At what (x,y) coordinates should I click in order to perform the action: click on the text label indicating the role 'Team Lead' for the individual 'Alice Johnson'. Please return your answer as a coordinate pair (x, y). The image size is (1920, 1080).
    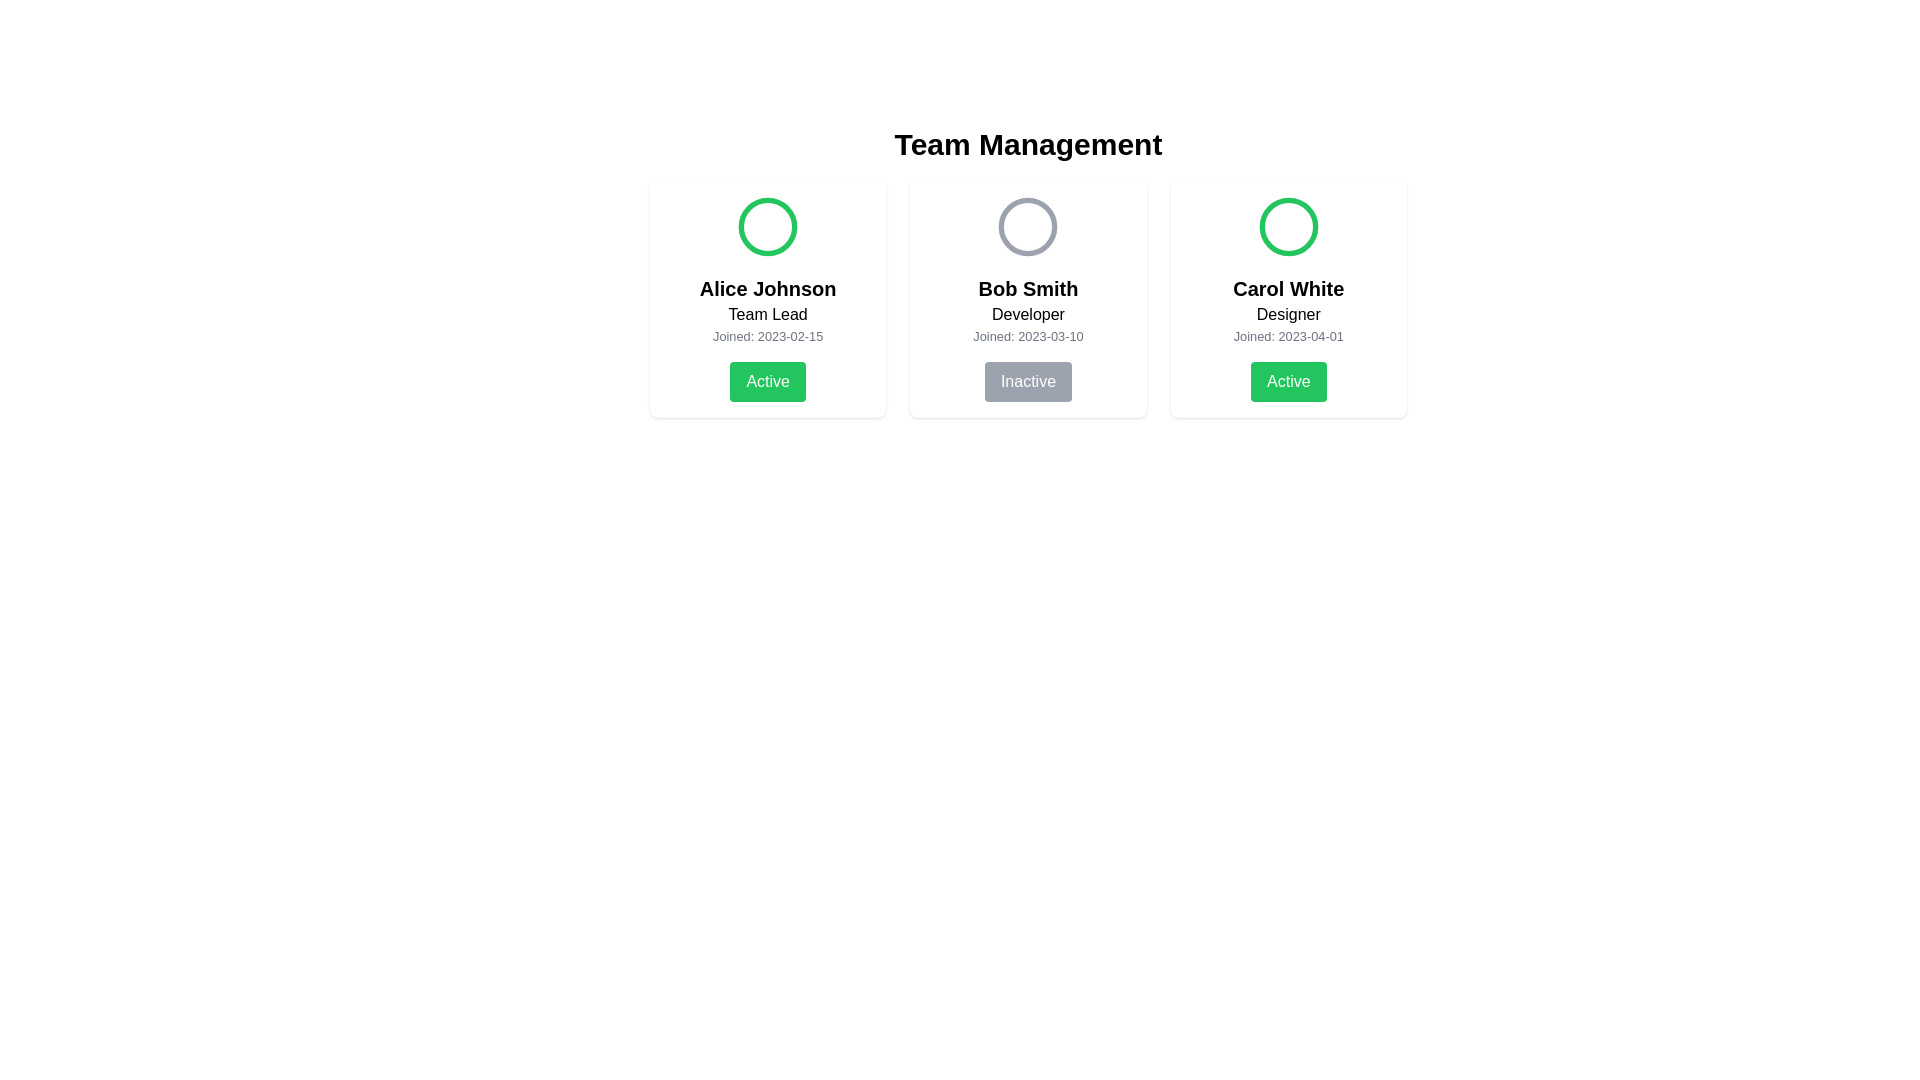
    Looking at the image, I should click on (767, 315).